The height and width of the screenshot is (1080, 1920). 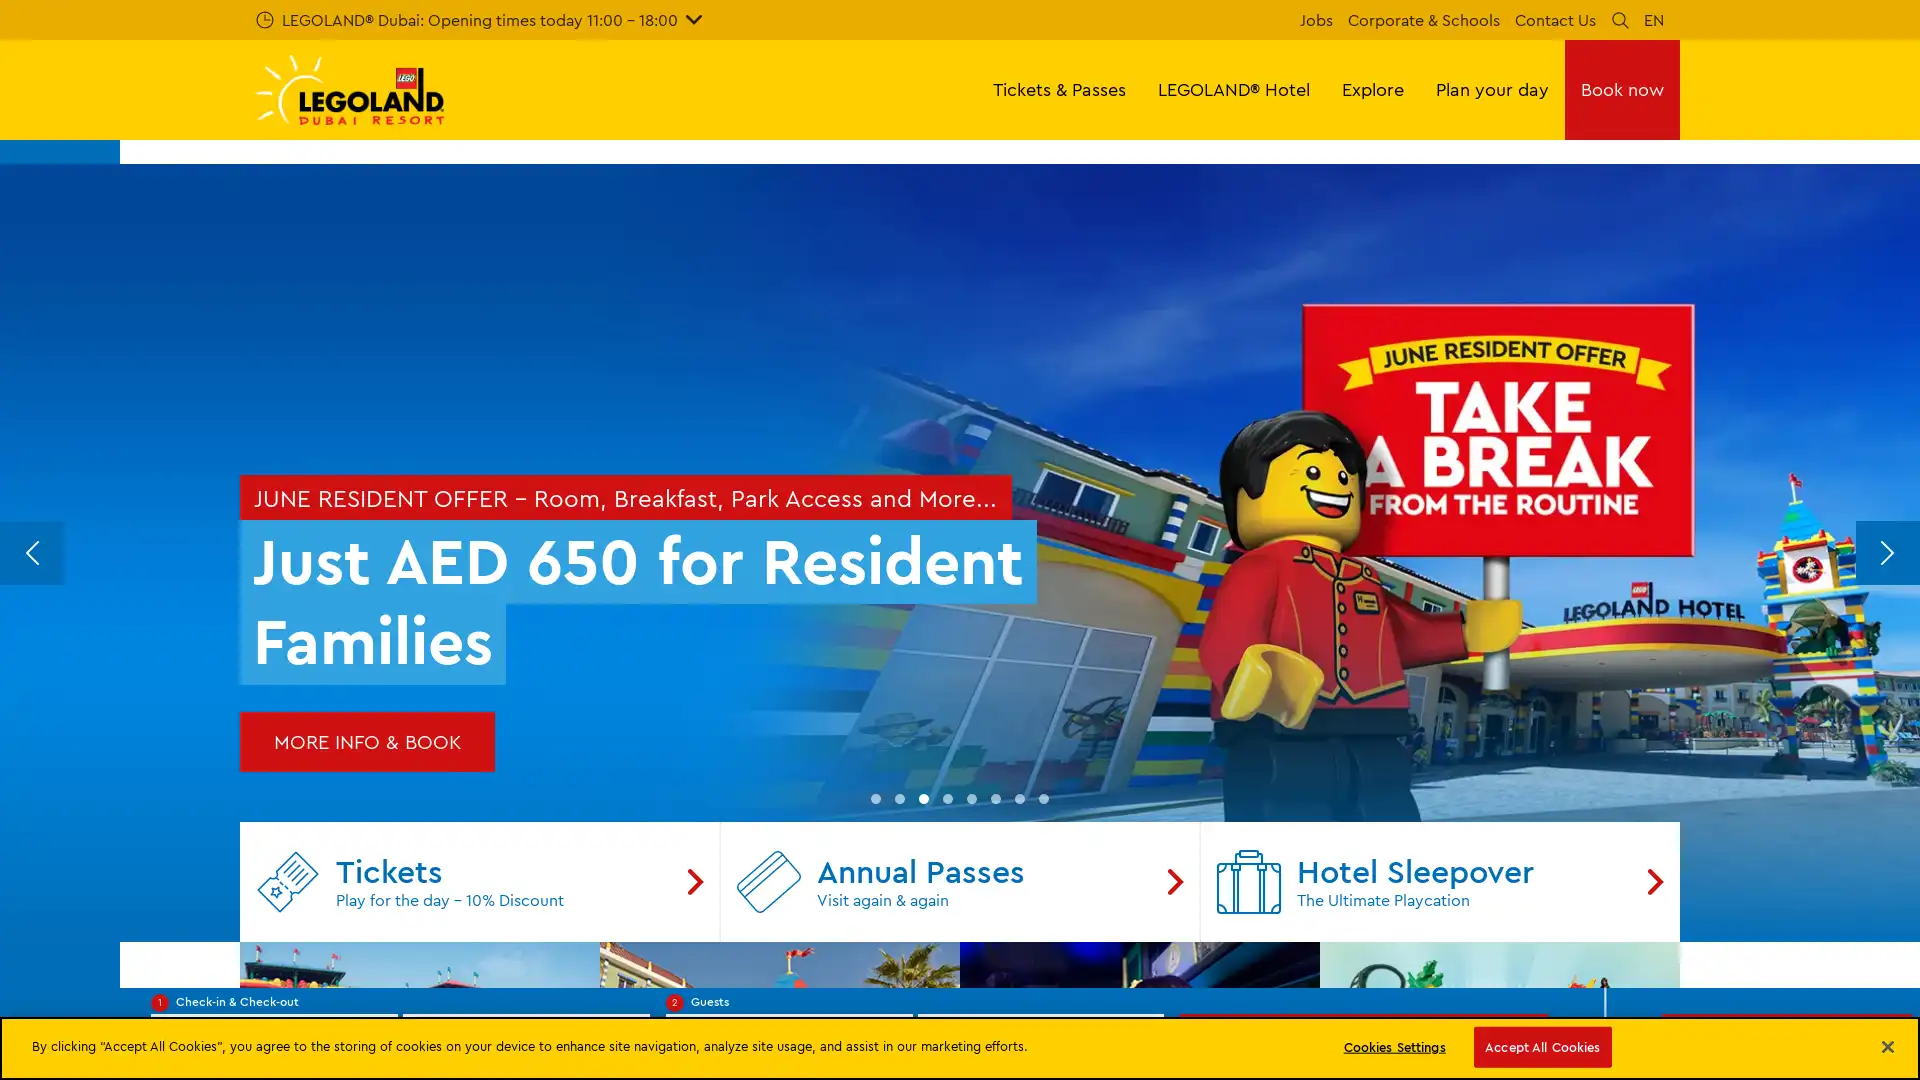 I want to click on EN Languages, so click(x=1654, y=19).